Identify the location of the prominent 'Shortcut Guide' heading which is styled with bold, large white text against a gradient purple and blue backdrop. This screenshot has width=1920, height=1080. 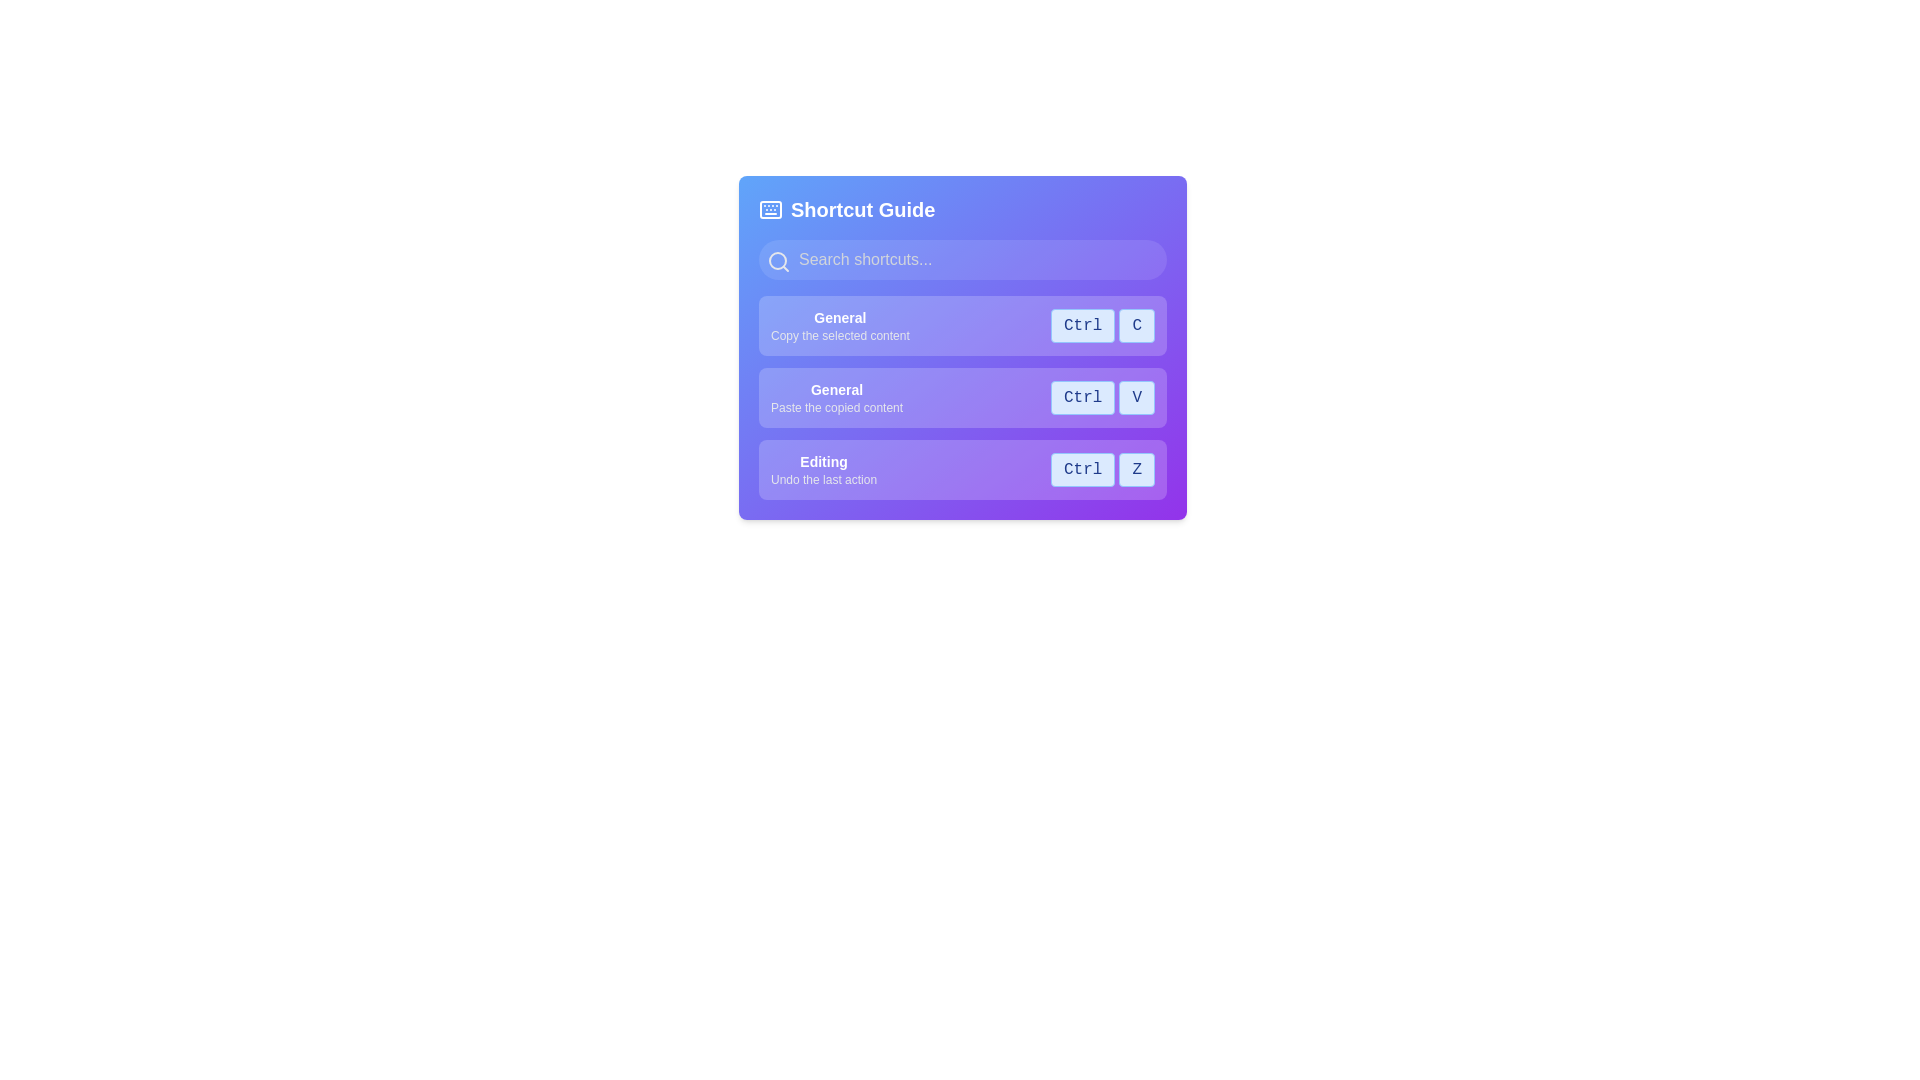
(863, 209).